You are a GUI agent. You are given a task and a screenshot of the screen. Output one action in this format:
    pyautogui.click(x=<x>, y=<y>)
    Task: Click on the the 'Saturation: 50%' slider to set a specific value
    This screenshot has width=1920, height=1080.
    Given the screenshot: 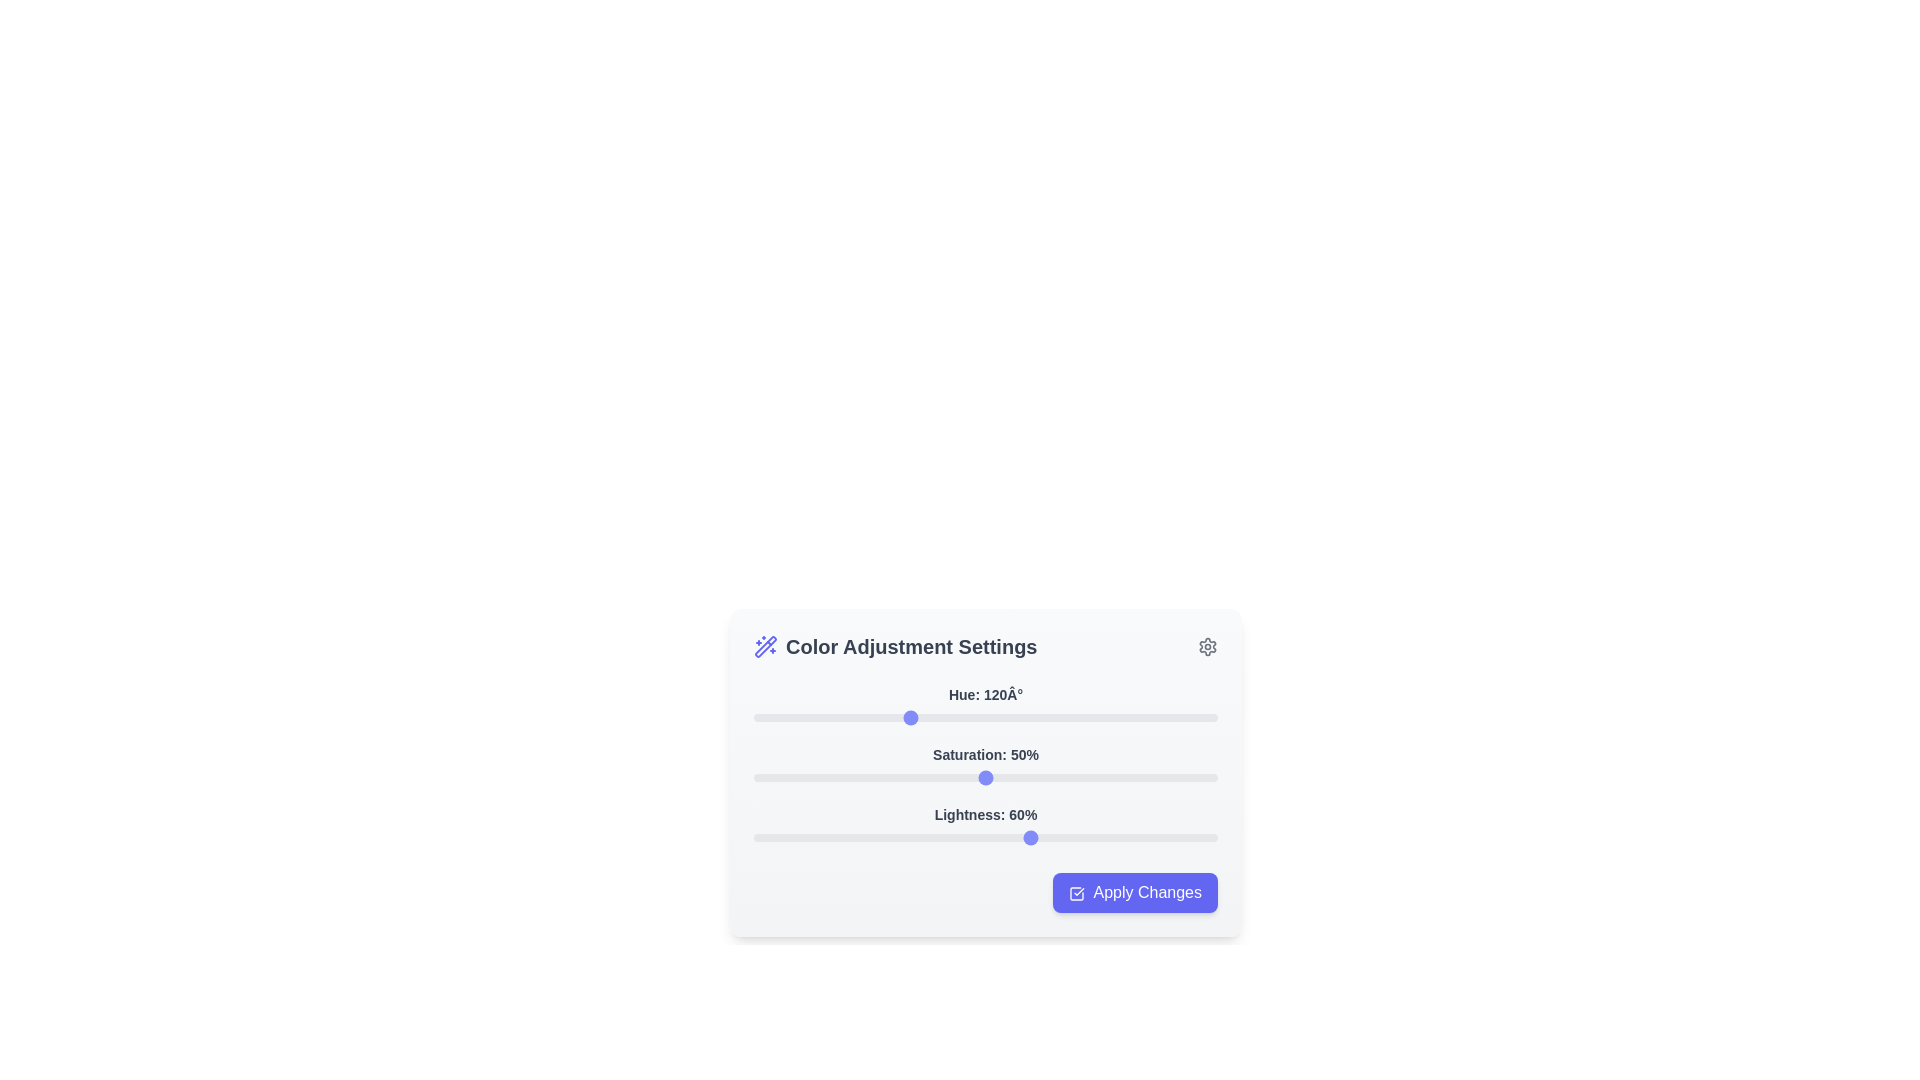 What is the action you would take?
    pyautogui.click(x=985, y=766)
    